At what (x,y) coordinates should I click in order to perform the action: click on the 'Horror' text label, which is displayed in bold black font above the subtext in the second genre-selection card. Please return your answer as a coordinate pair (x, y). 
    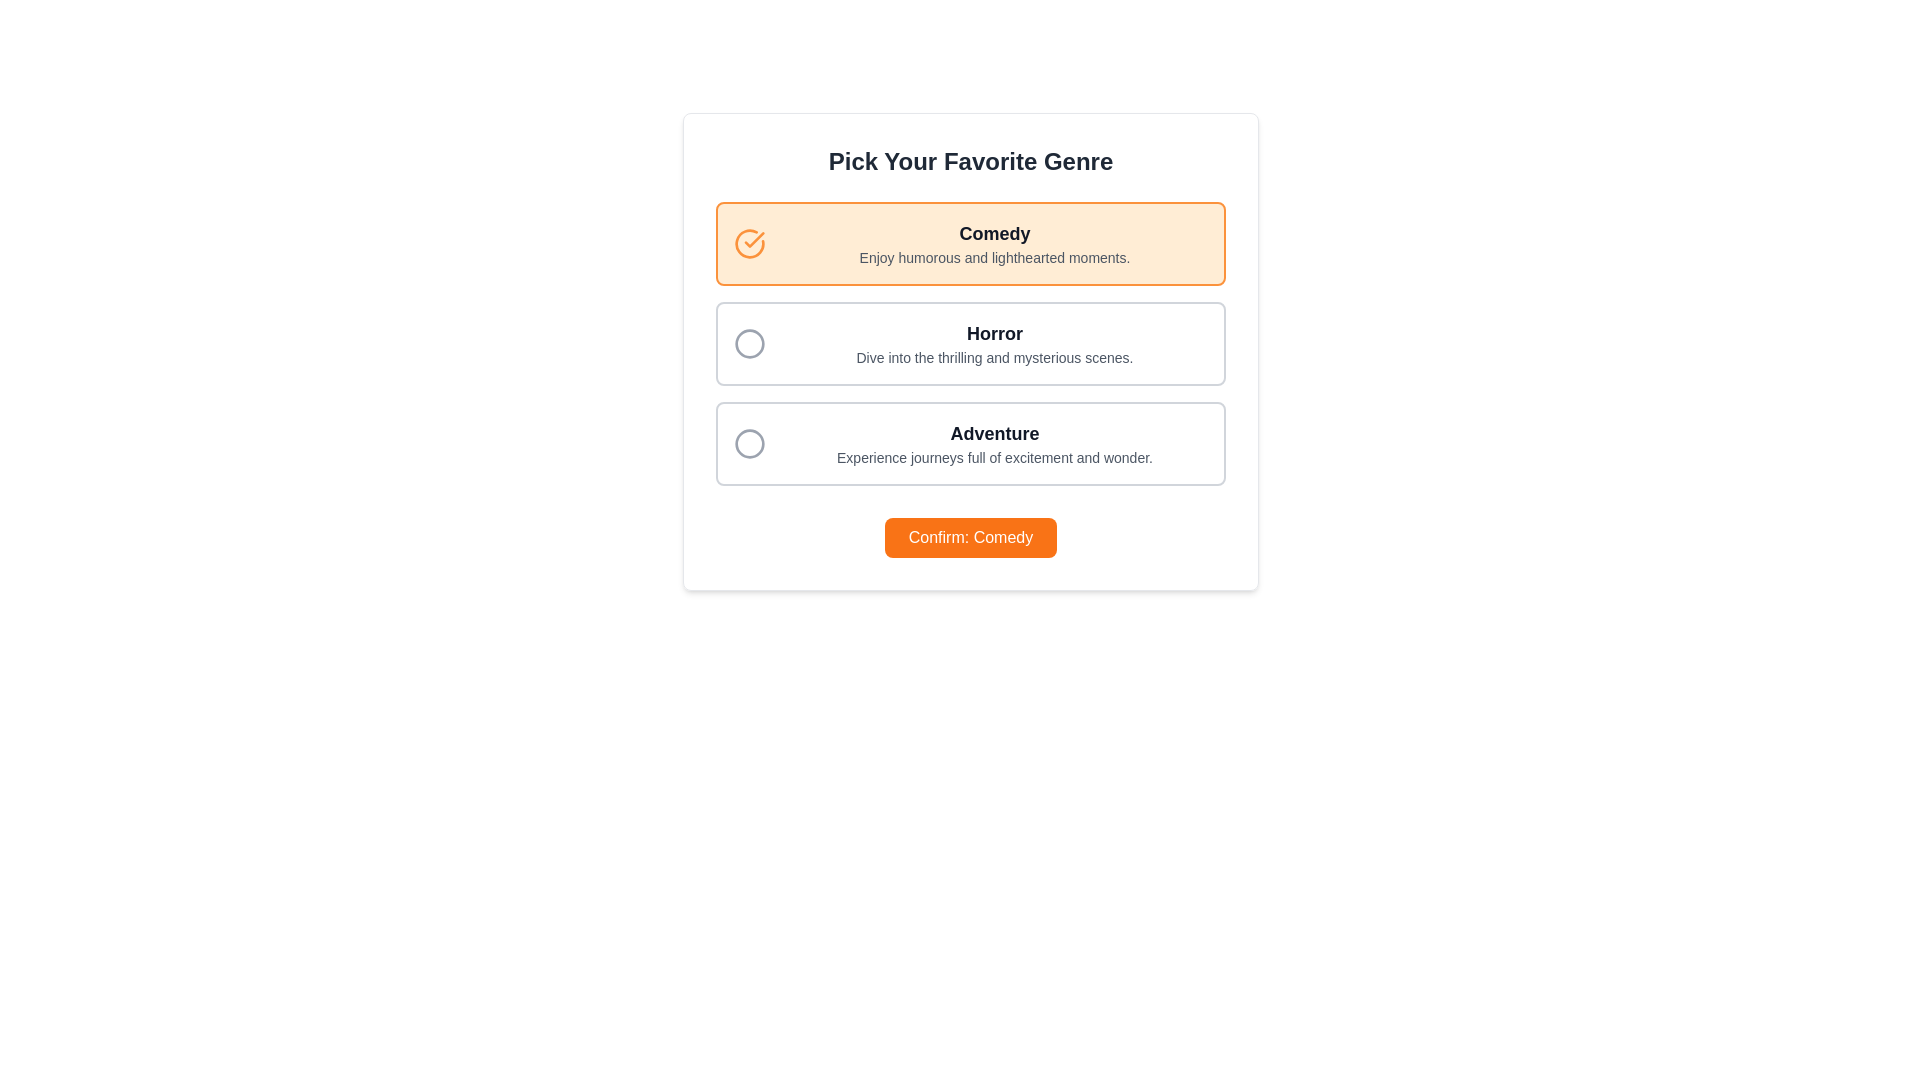
    Looking at the image, I should click on (994, 333).